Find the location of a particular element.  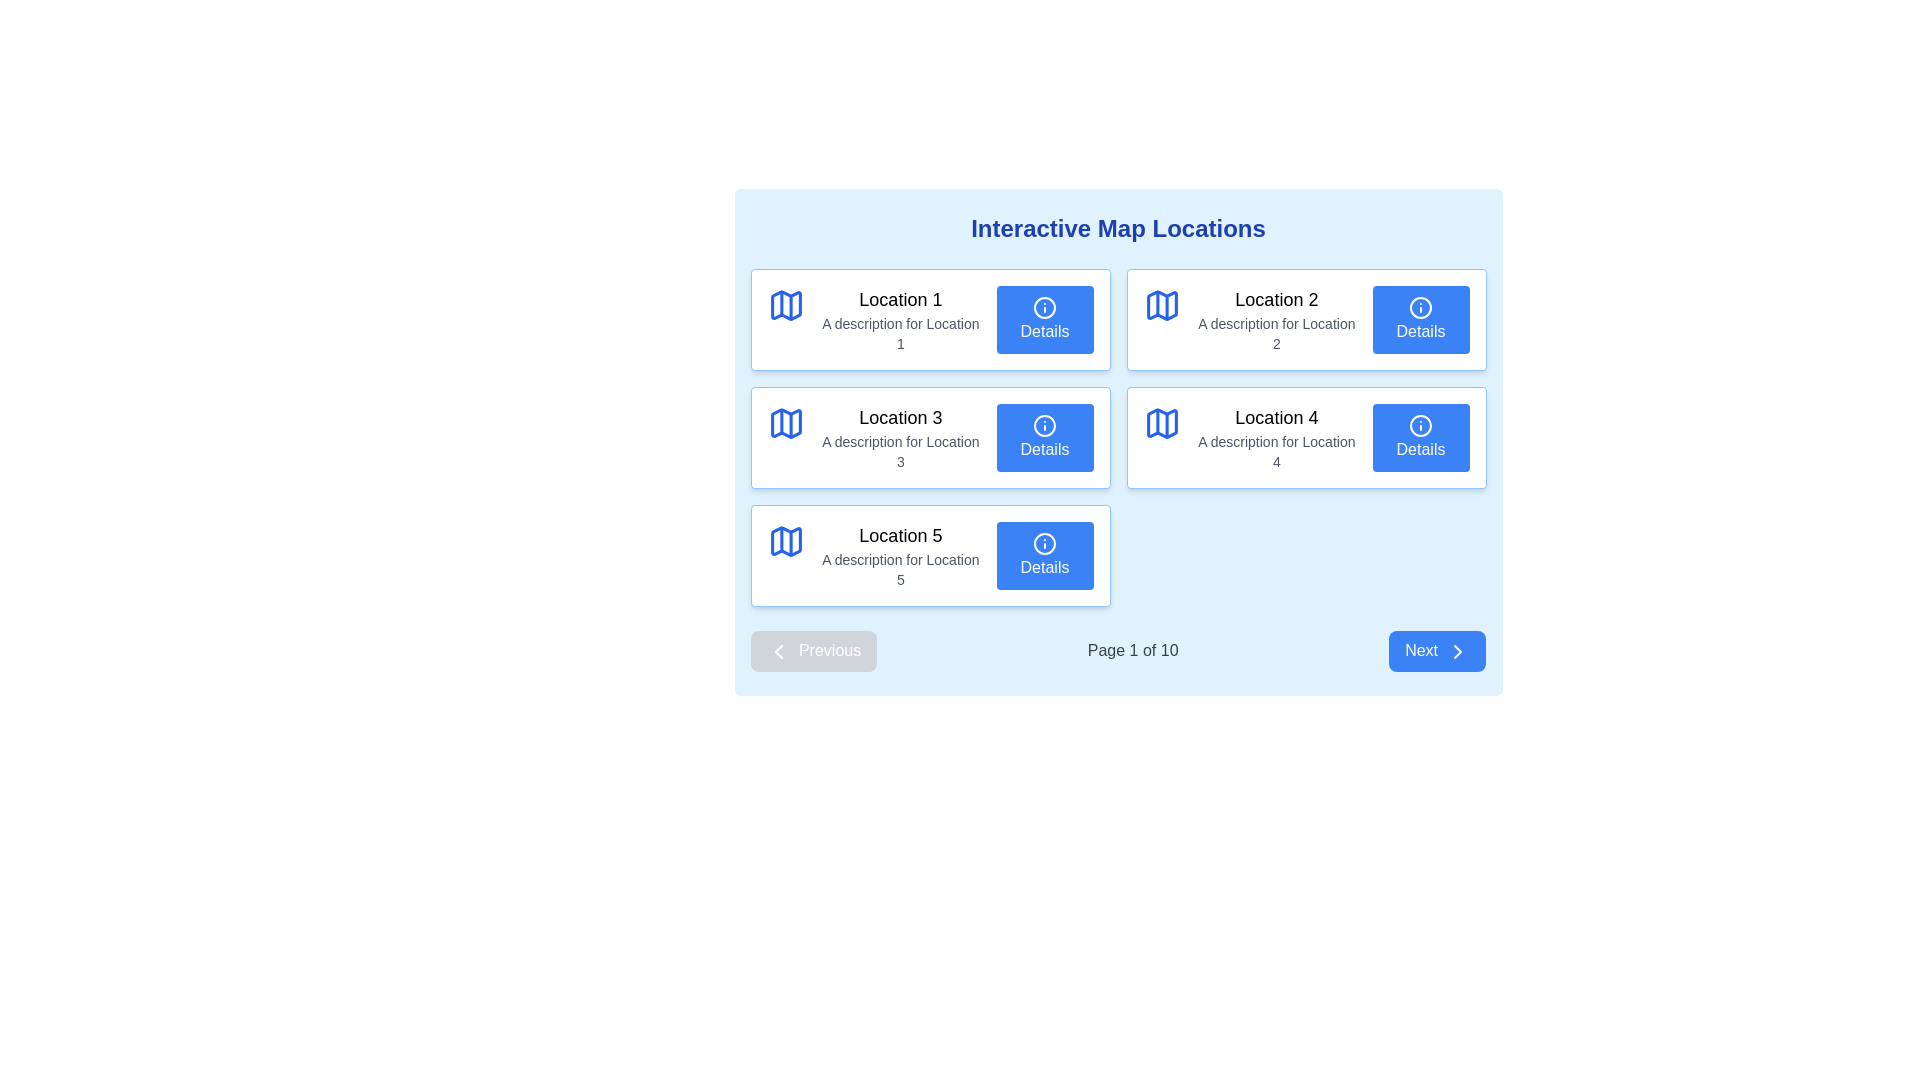

the light blue circular icon with an 'i' character enclosed, located within the 'Details' button under the 'Location 1' section is located at coordinates (1044, 308).